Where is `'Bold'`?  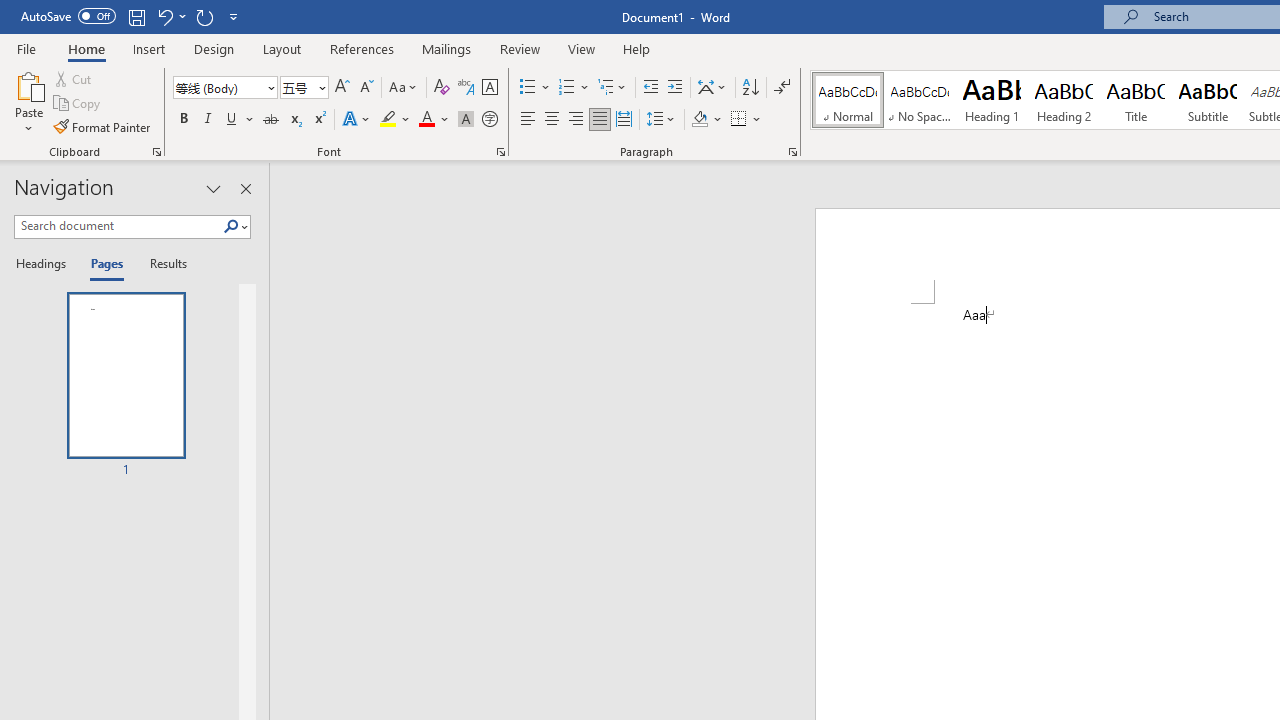
'Bold' is located at coordinates (183, 119).